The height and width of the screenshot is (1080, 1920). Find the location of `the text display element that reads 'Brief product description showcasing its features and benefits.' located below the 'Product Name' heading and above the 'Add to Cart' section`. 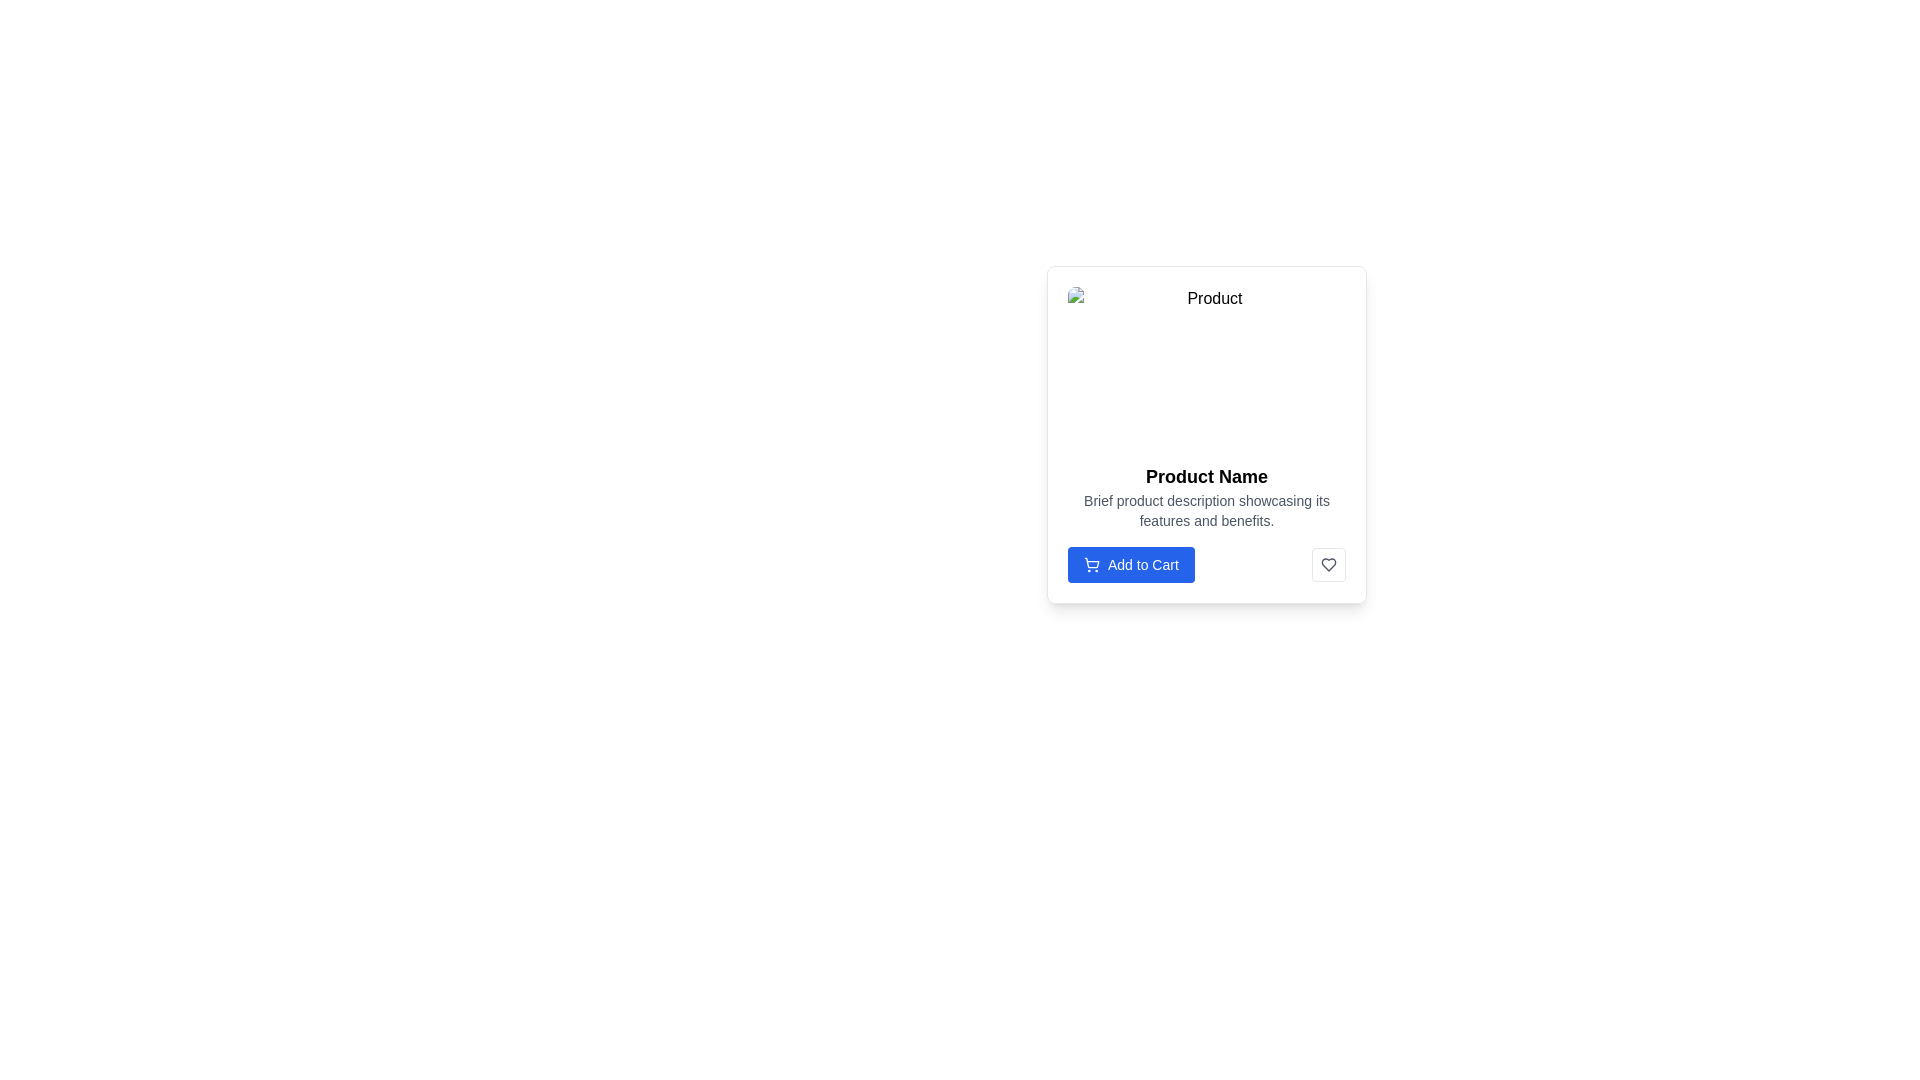

the text display element that reads 'Brief product description showcasing its features and benefits.' located below the 'Product Name' heading and above the 'Add to Cart' section is located at coordinates (1205, 509).